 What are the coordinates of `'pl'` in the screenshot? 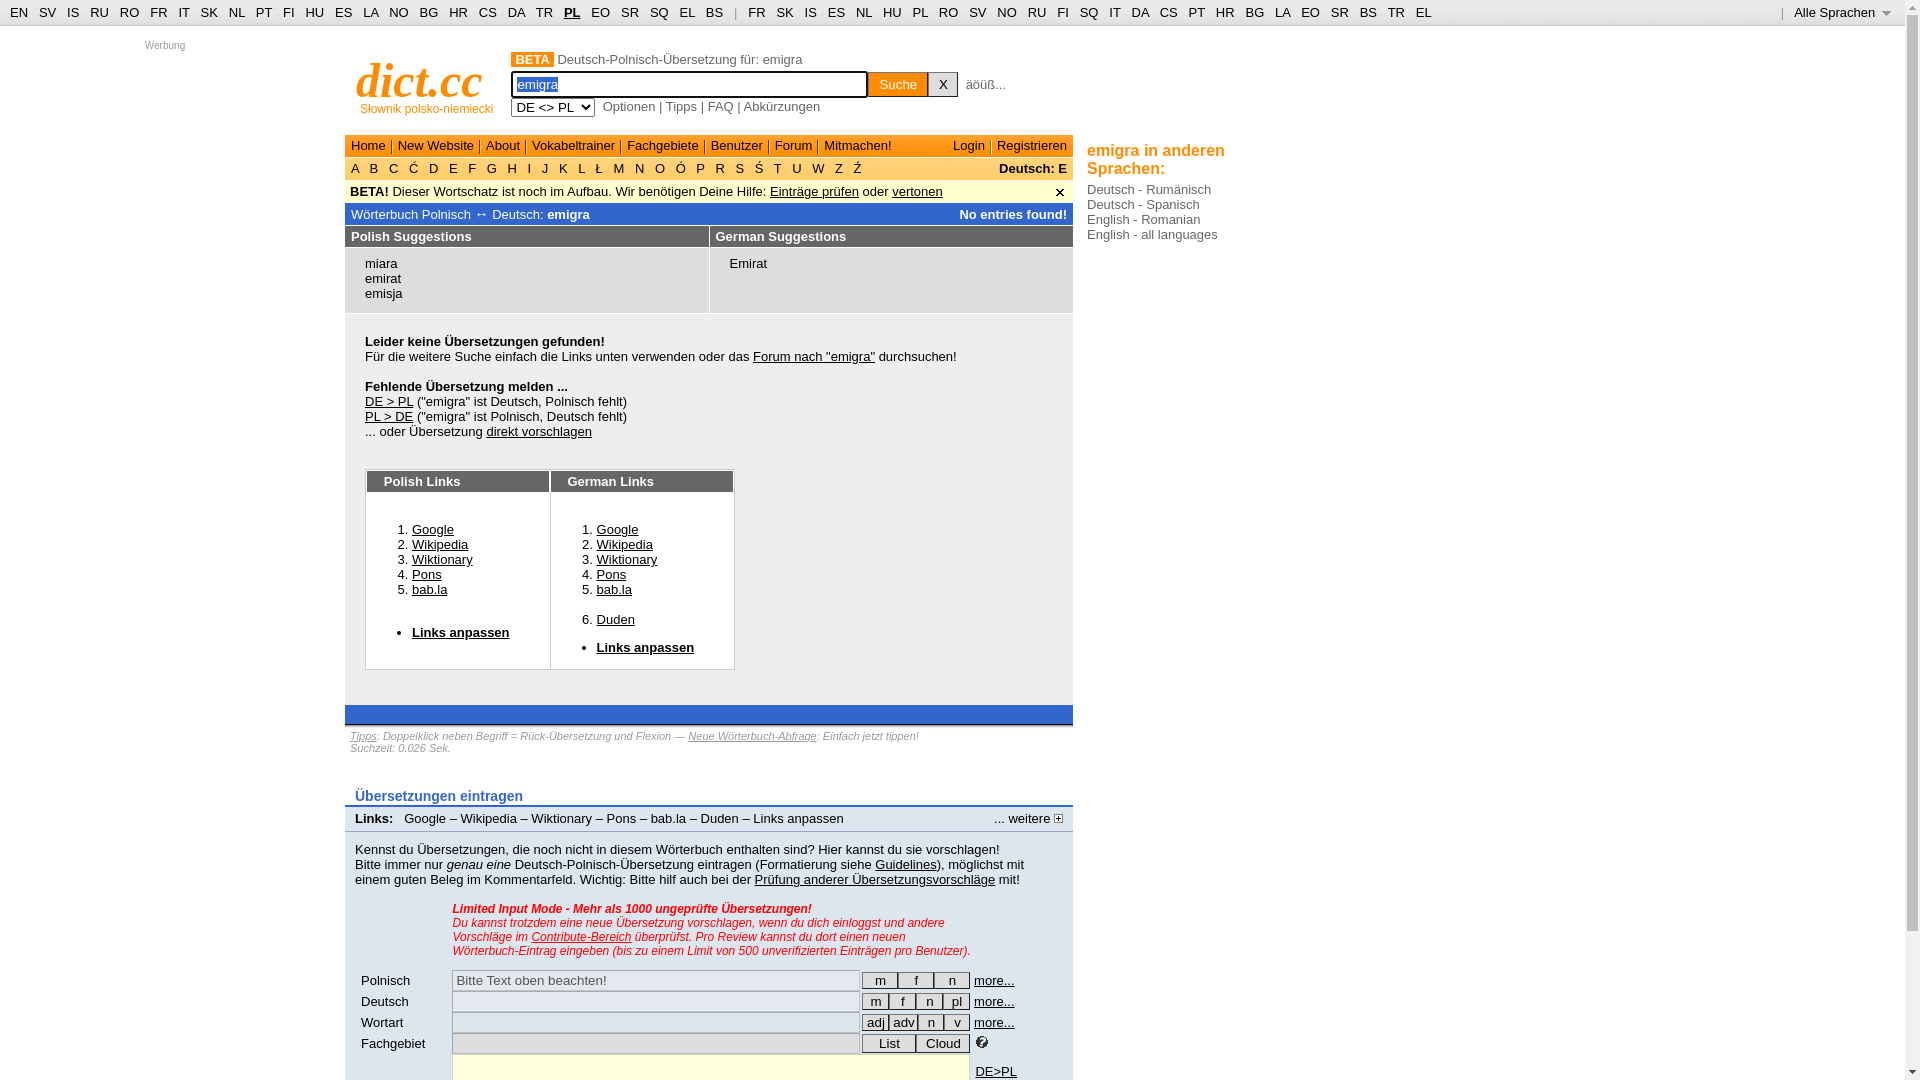 It's located at (941, 1001).